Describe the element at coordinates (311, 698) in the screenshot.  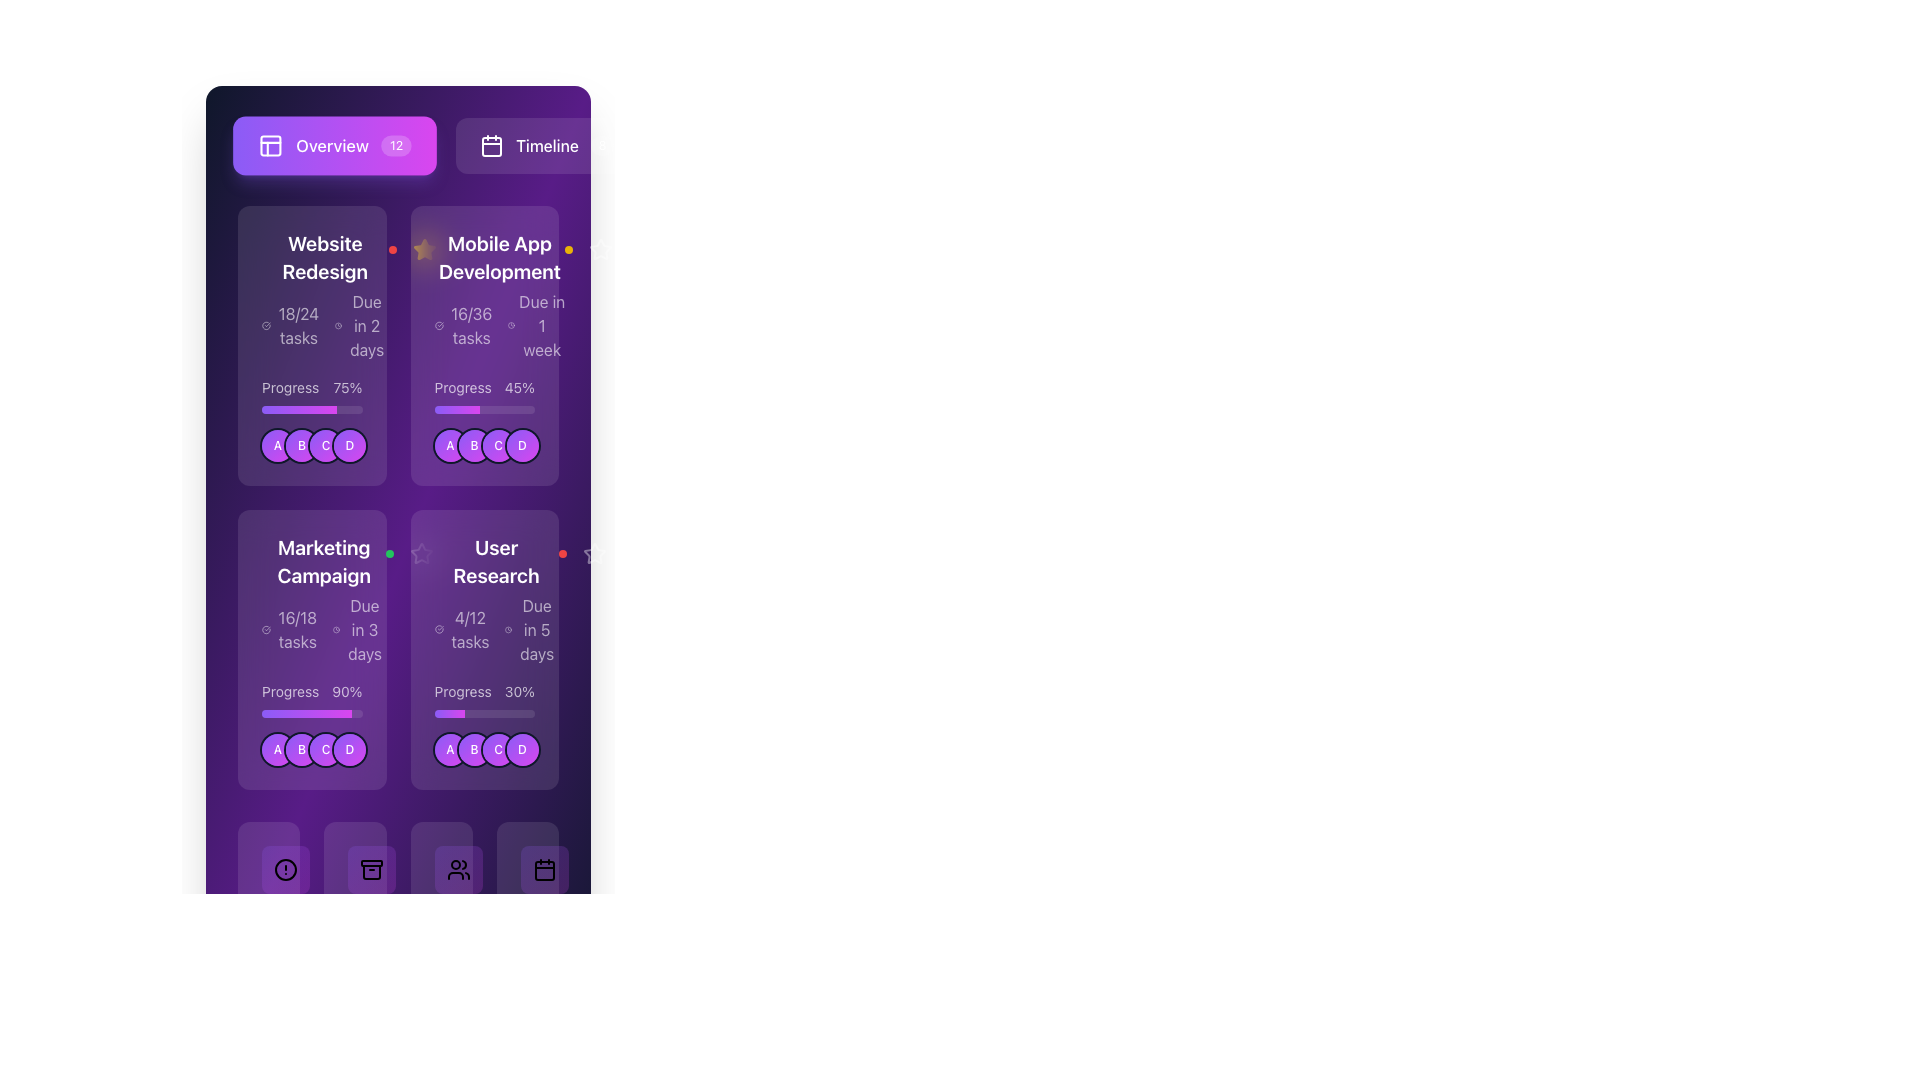
I see `the Progress indicator that shows the task completion percentage for the 'Marketing Campaign', located in the bottom-left section of the card, above the circular icons labeled A, B, C, and D` at that location.